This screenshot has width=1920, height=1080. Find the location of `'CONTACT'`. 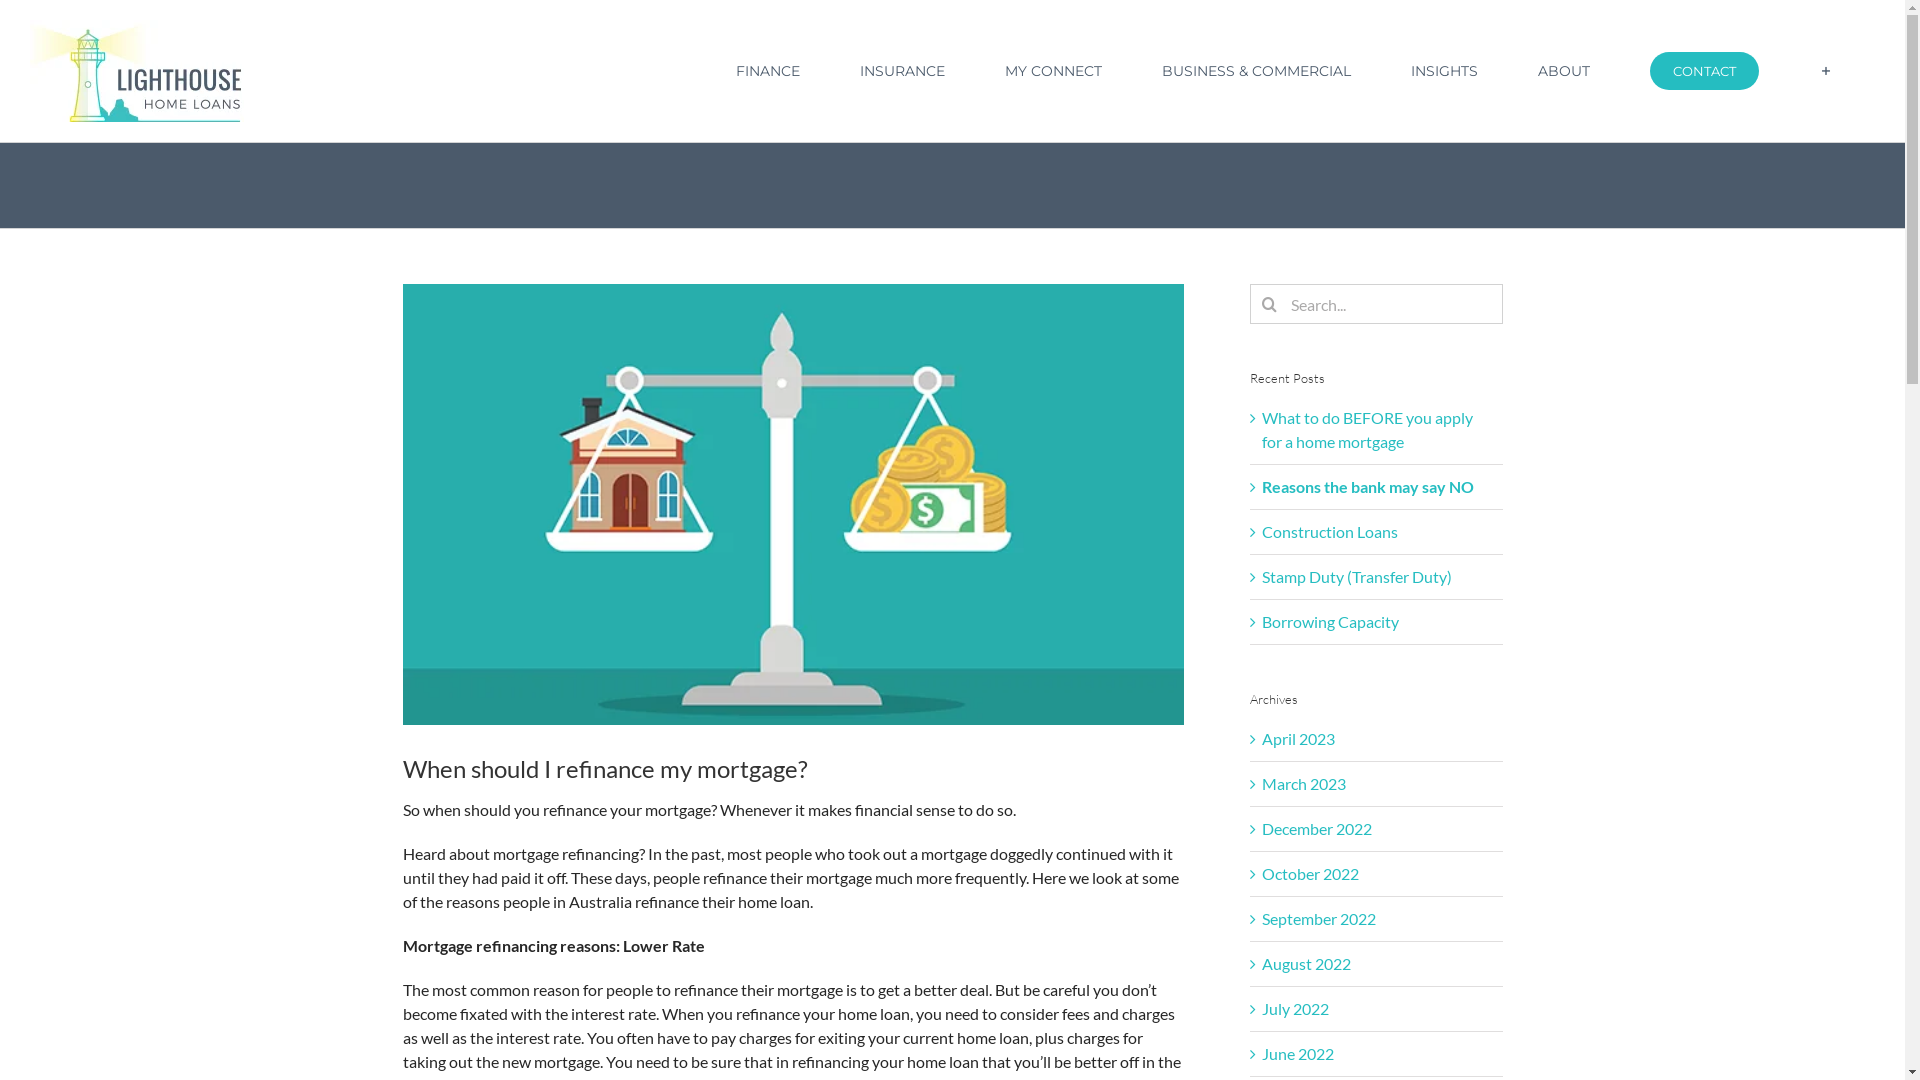

'CONTACT' is located at coordinates (1703, 69).